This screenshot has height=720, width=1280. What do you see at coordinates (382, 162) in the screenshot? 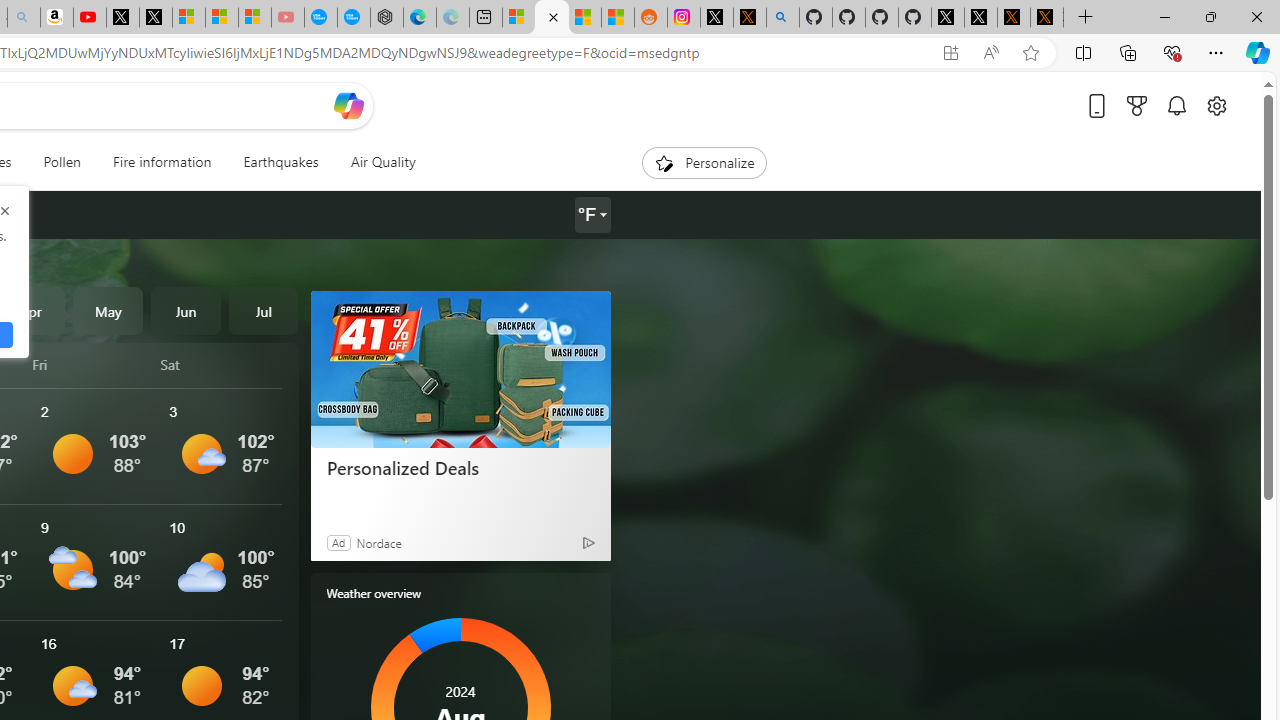
I see `'Air Quality'` at bounding box center [382, 162].